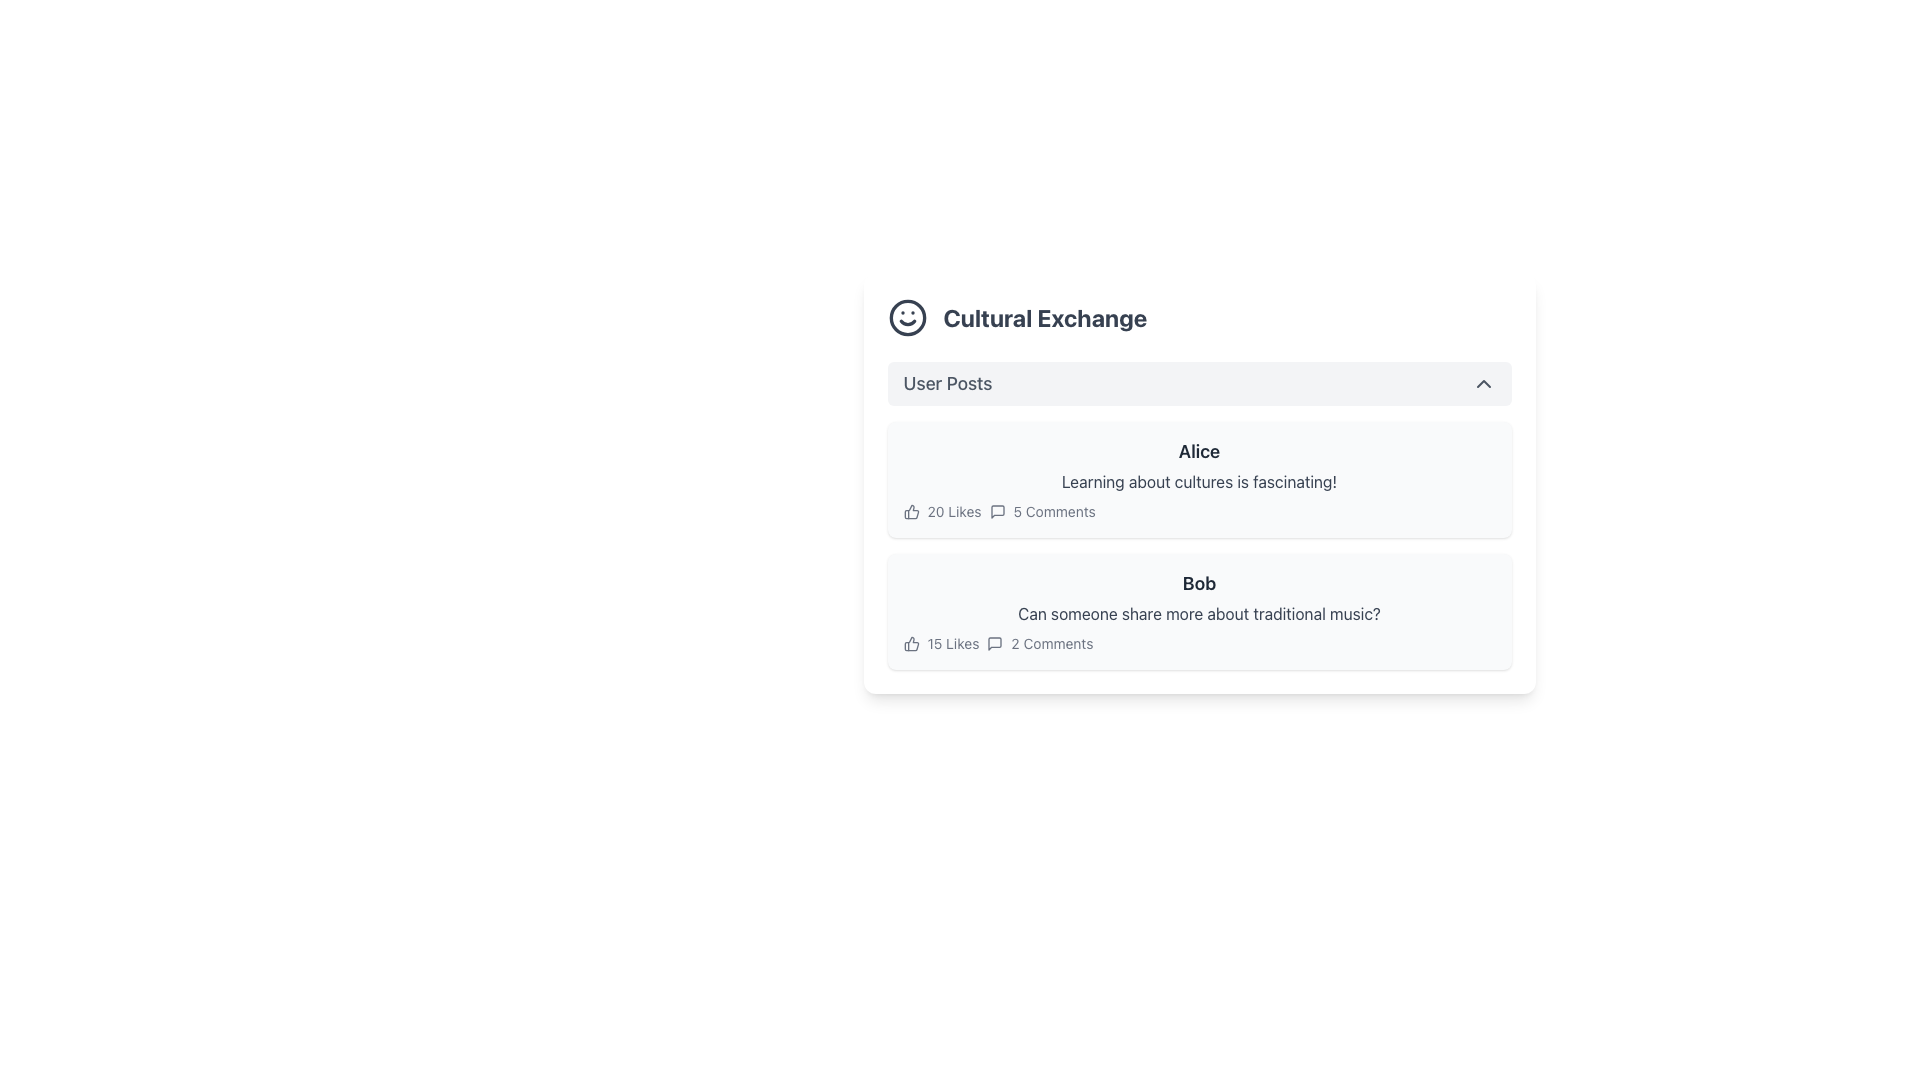  I want to click on the thumbs-up icon located next to the '15 Likes' label under the 'Bob' post section in the 'Cultural Exchange' panel, so click(910, 644).